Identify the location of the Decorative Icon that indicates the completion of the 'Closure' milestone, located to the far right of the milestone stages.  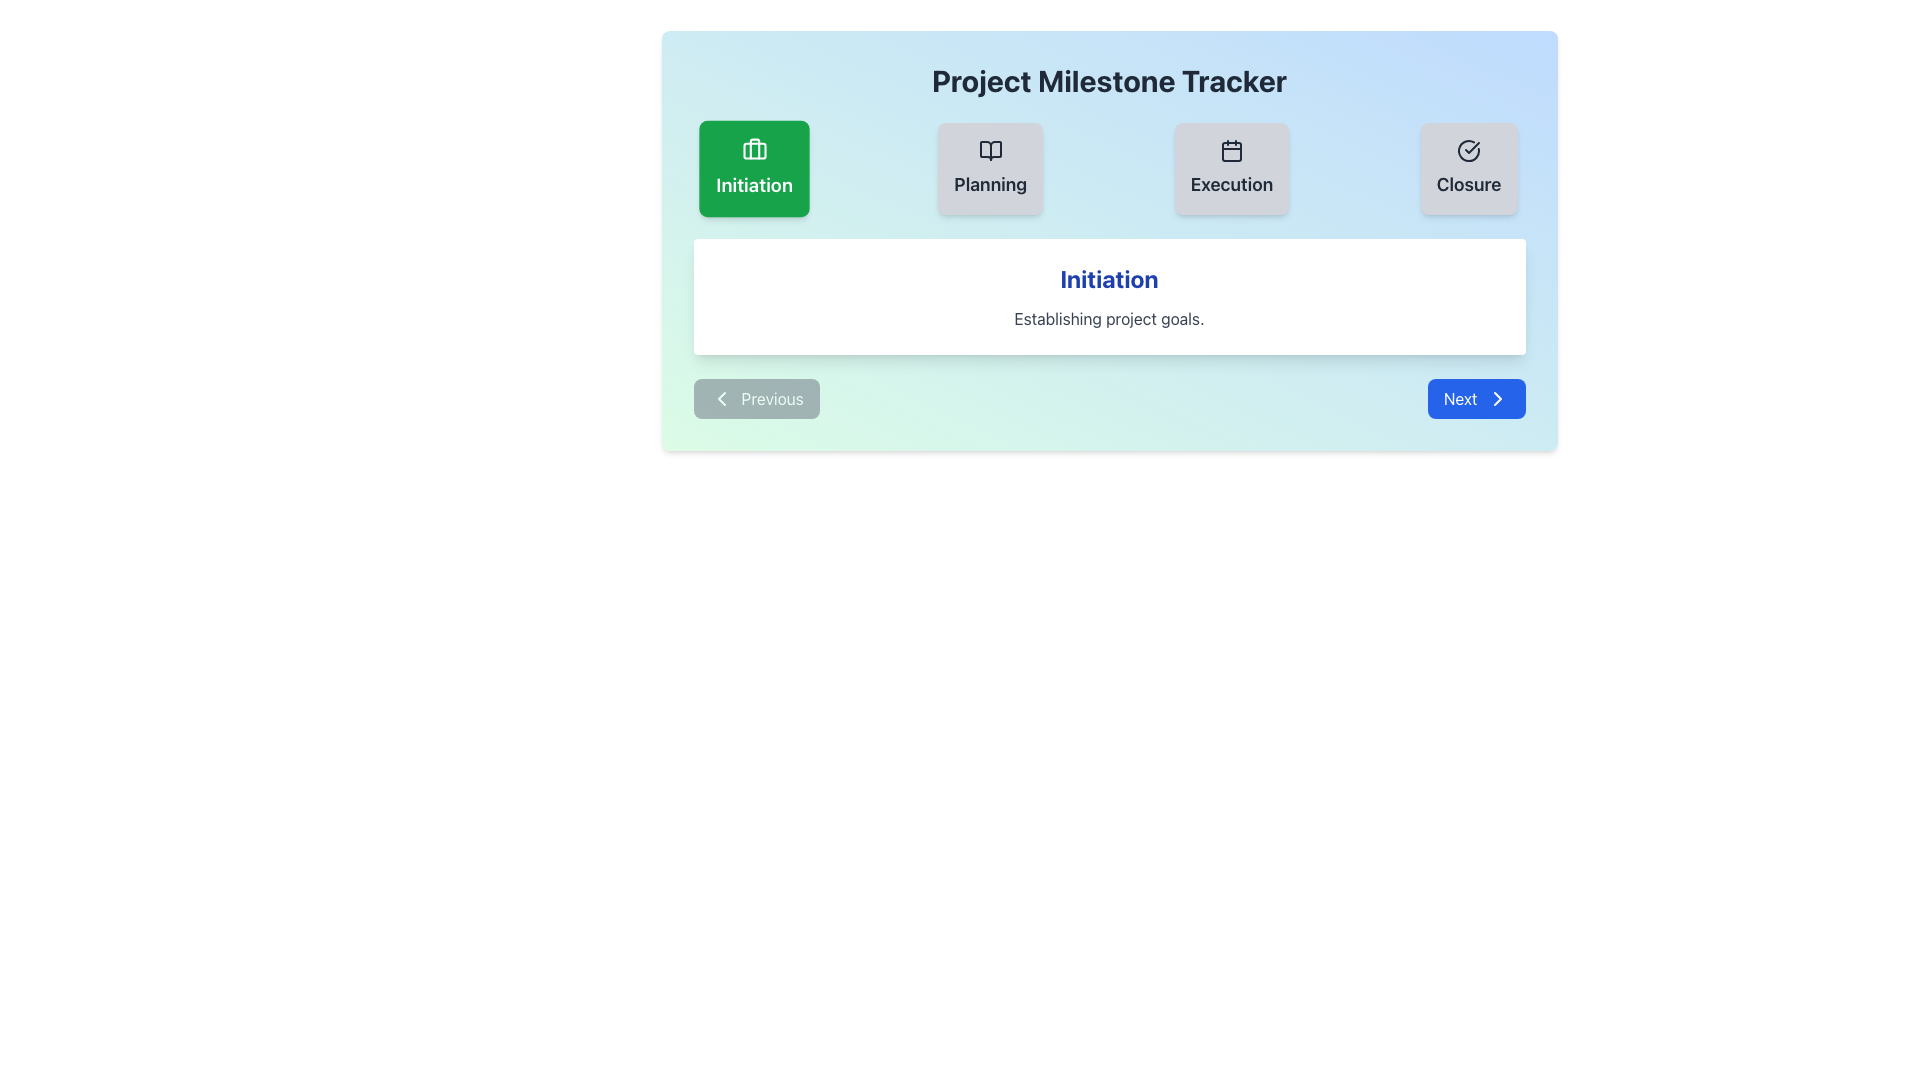
(1469, 149).